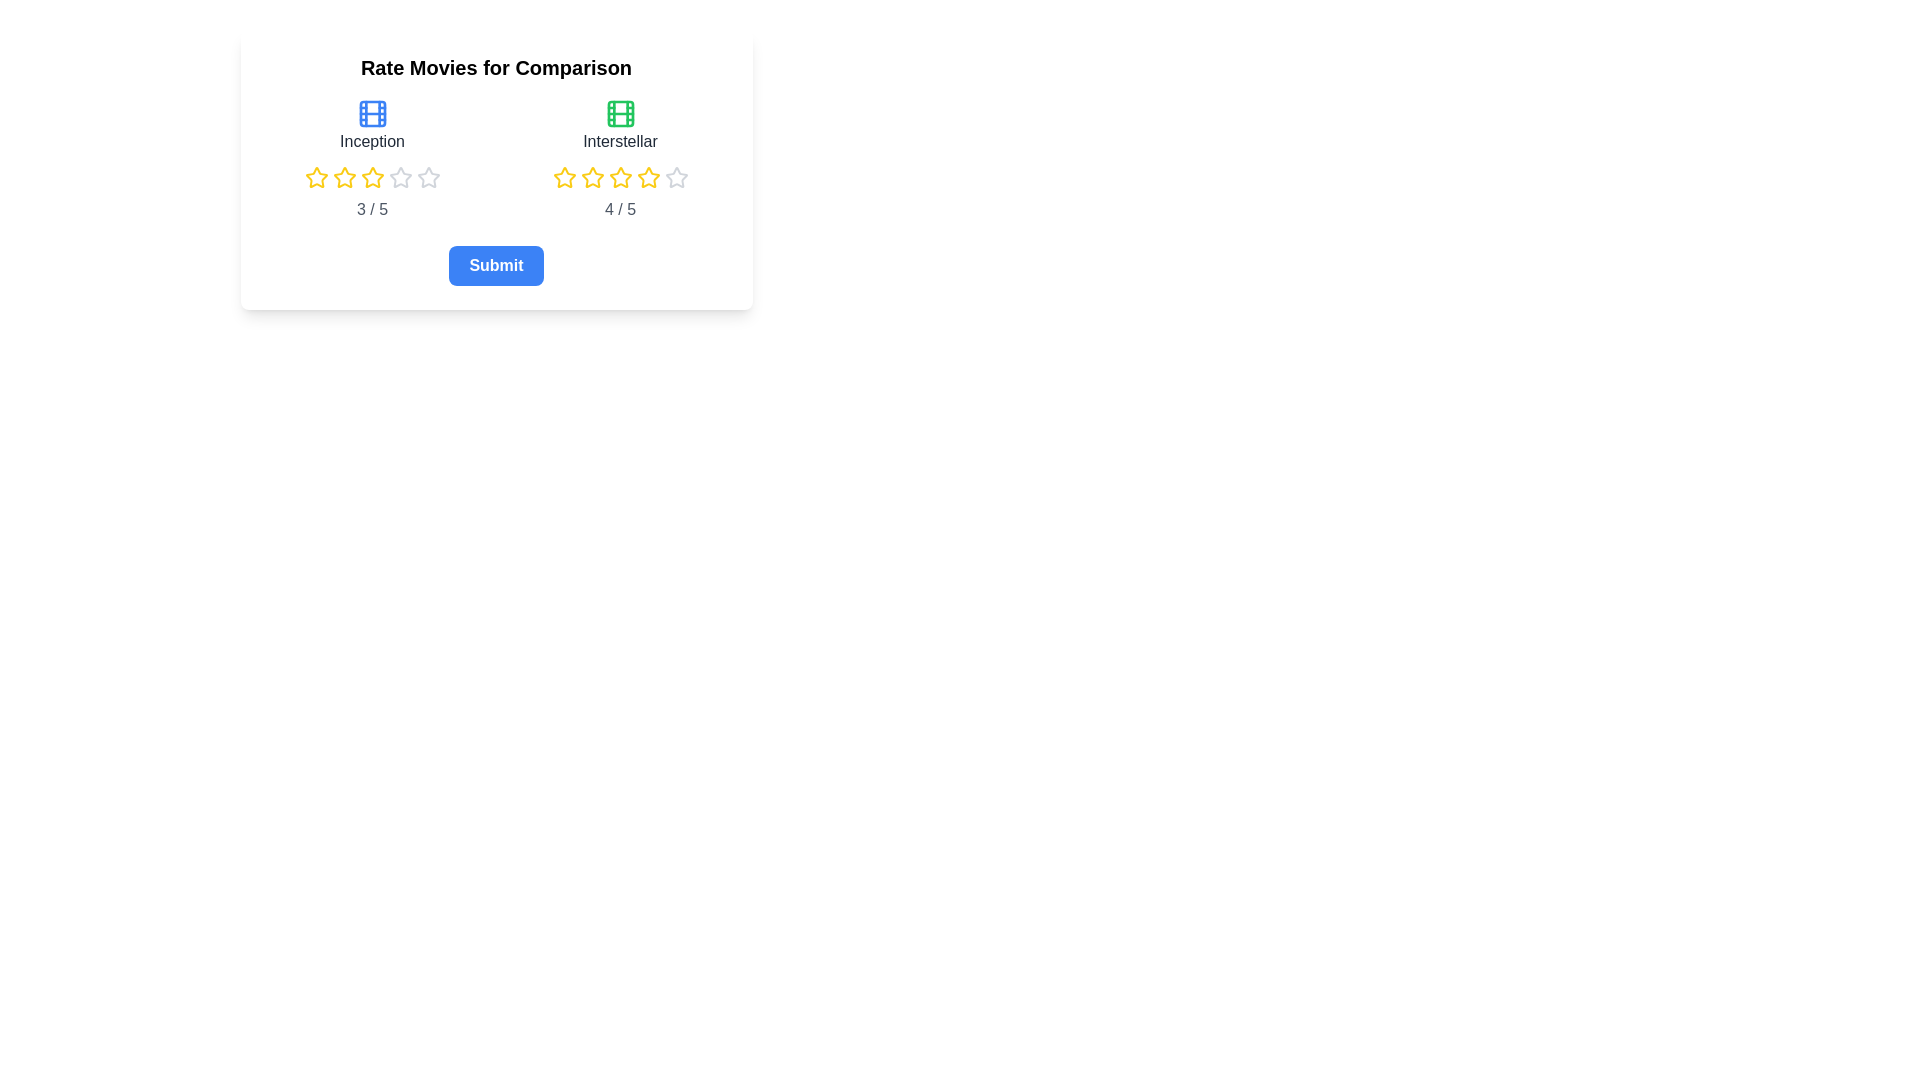  What do you see at coordinates (303, 176) in the screenshot?
I see `the rating for a movie by clicking on the star corresponding to 1 stars` at bounding box center [303, 176].